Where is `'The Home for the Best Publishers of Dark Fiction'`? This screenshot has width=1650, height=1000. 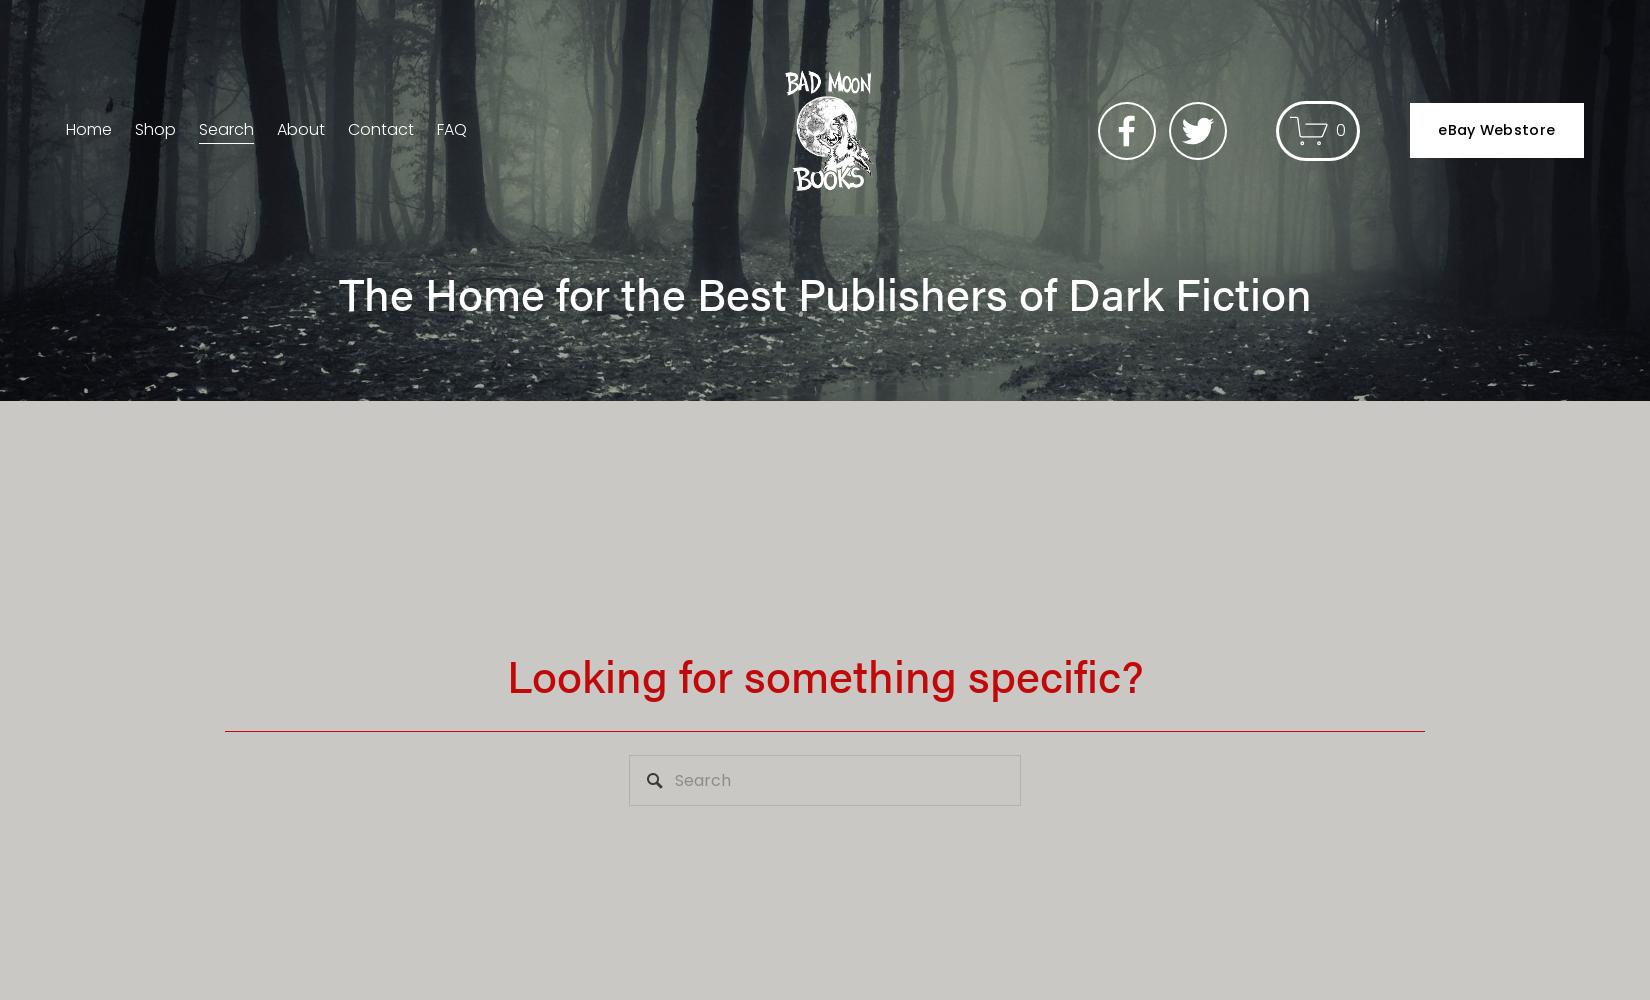 'The Home for the Best Publishers of Dark Fiction' is located at coordinates (823, 292).